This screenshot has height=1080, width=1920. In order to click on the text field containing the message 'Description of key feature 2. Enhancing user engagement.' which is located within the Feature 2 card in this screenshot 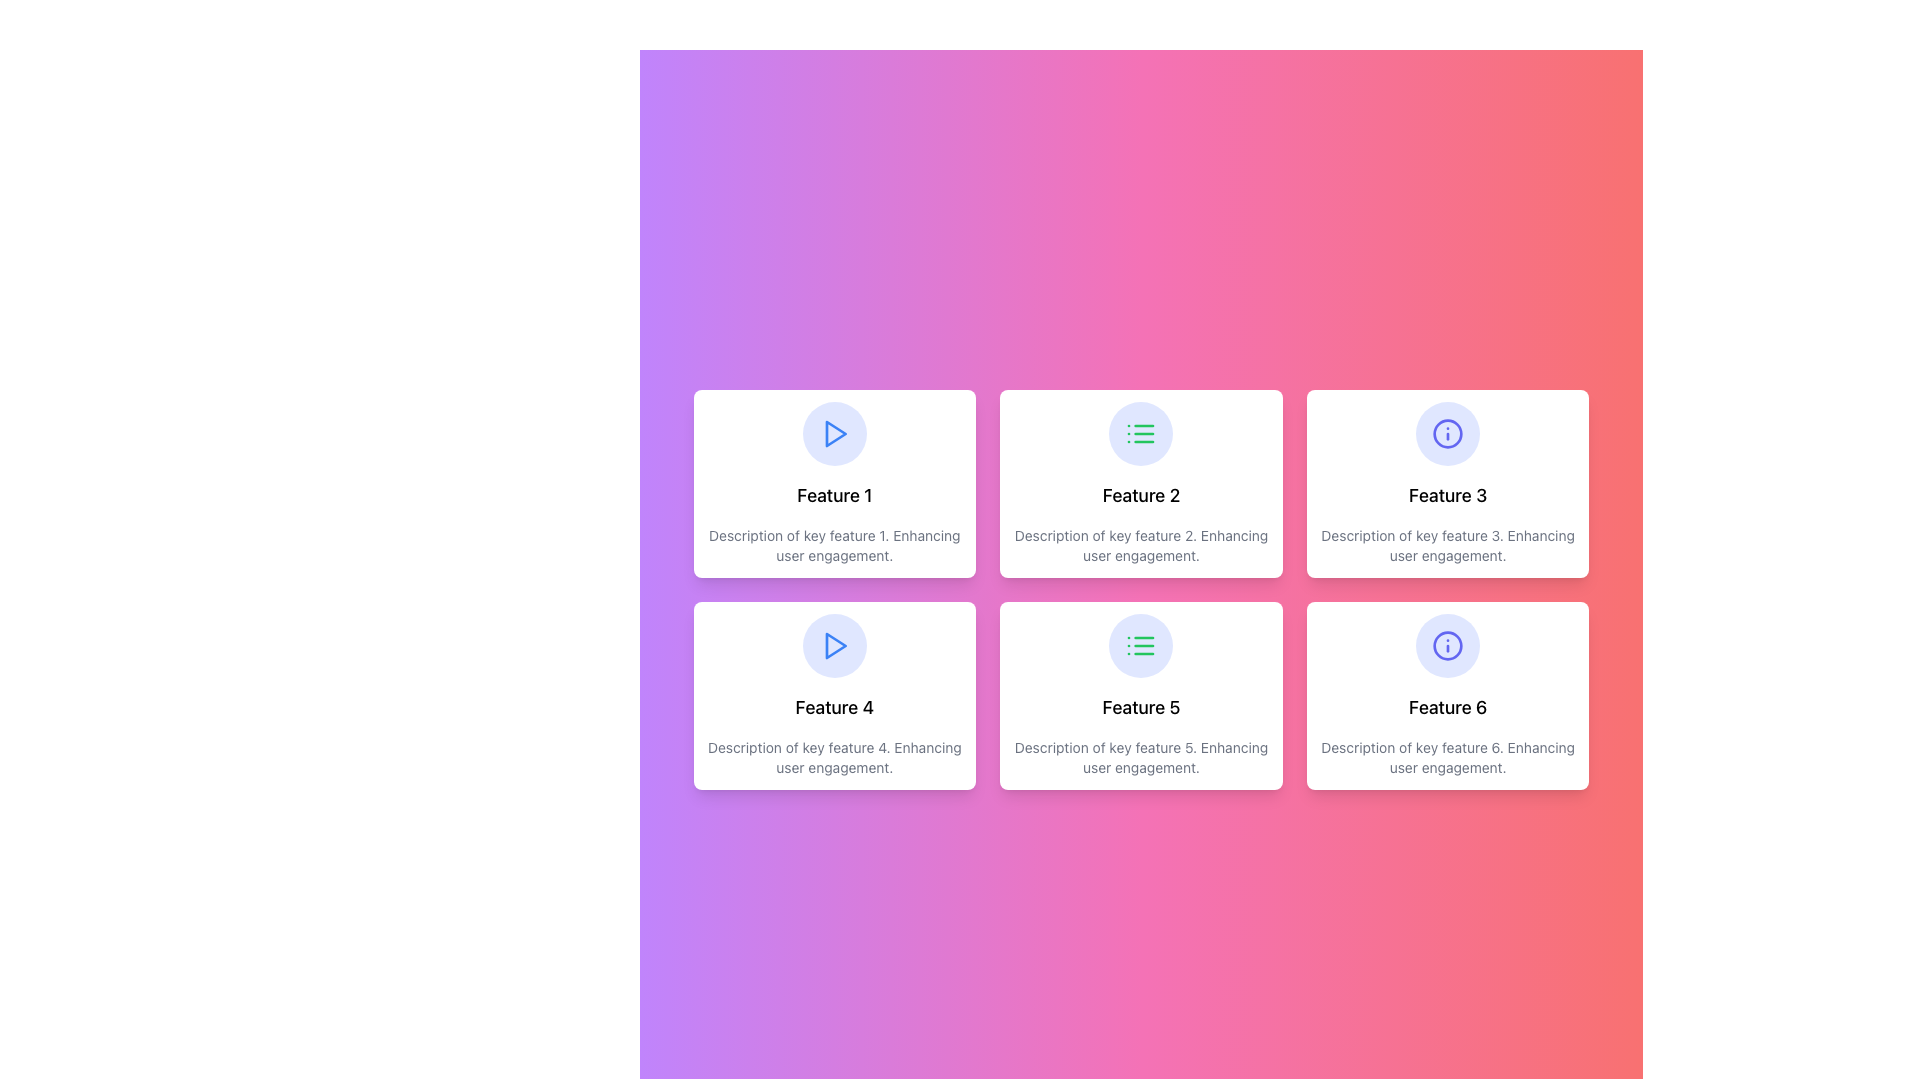, I will do `click(1141, 546)`.